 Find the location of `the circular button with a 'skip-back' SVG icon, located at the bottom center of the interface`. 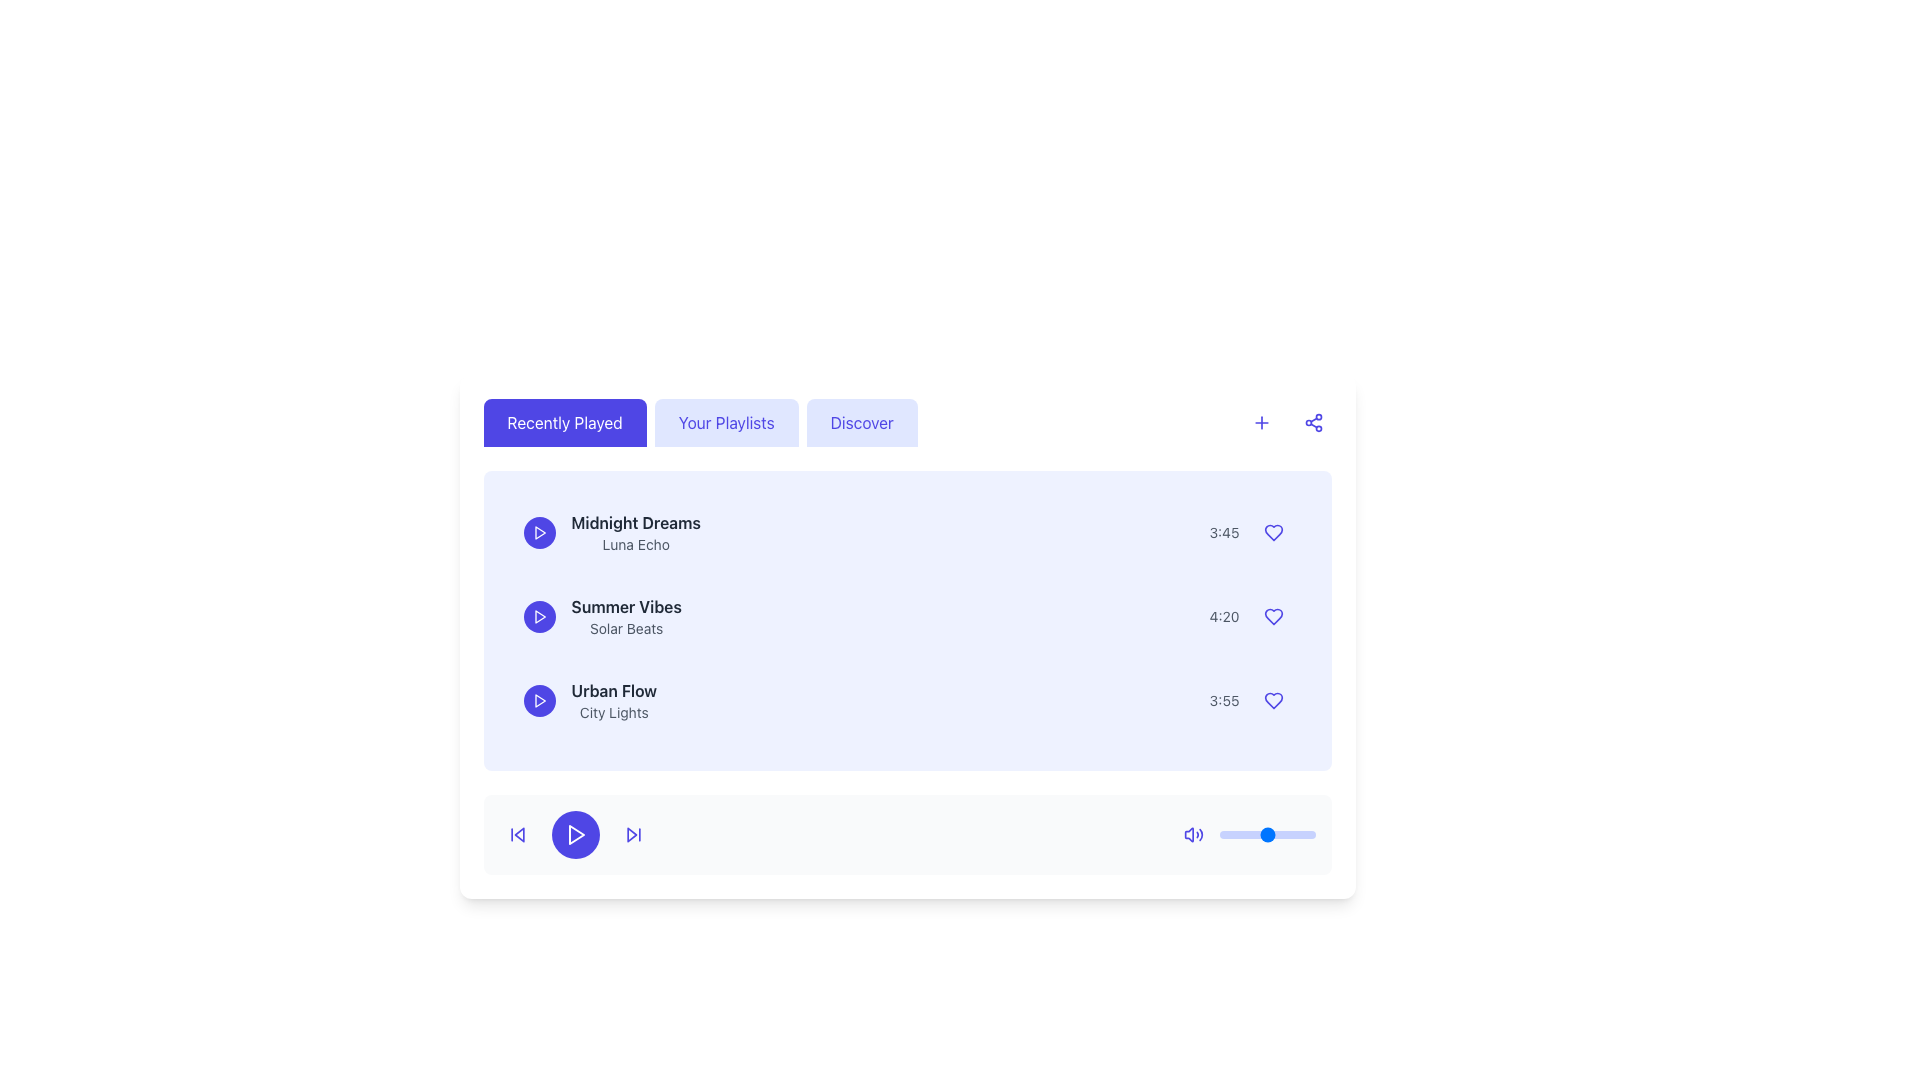

the circular button with a 'skip-back' SVG icon, located at the bottom center of the interface is located at coordinates (517, 834).